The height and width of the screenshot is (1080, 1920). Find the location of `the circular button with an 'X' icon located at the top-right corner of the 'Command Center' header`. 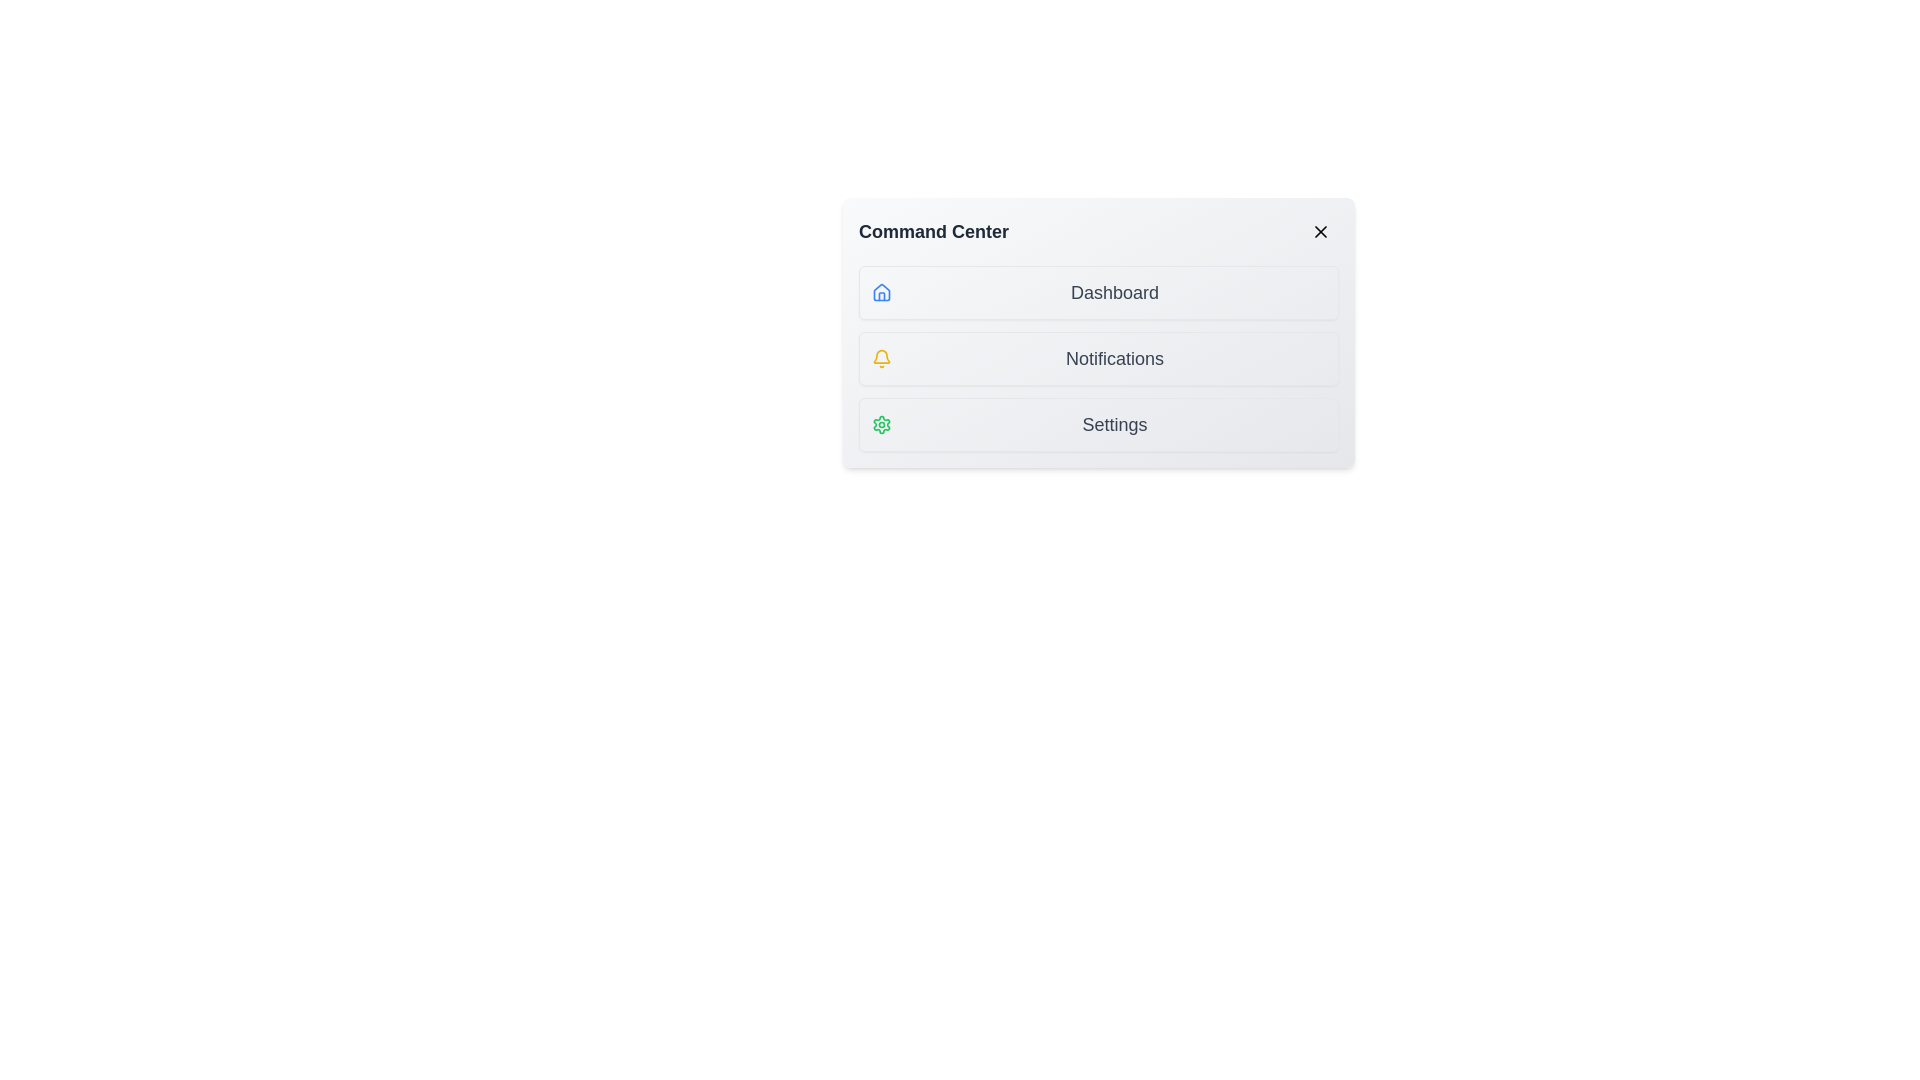

the circular button with an 'X' icon located at the top-right corner of the 'Command Center' header is located at coordinates (1320, 230).